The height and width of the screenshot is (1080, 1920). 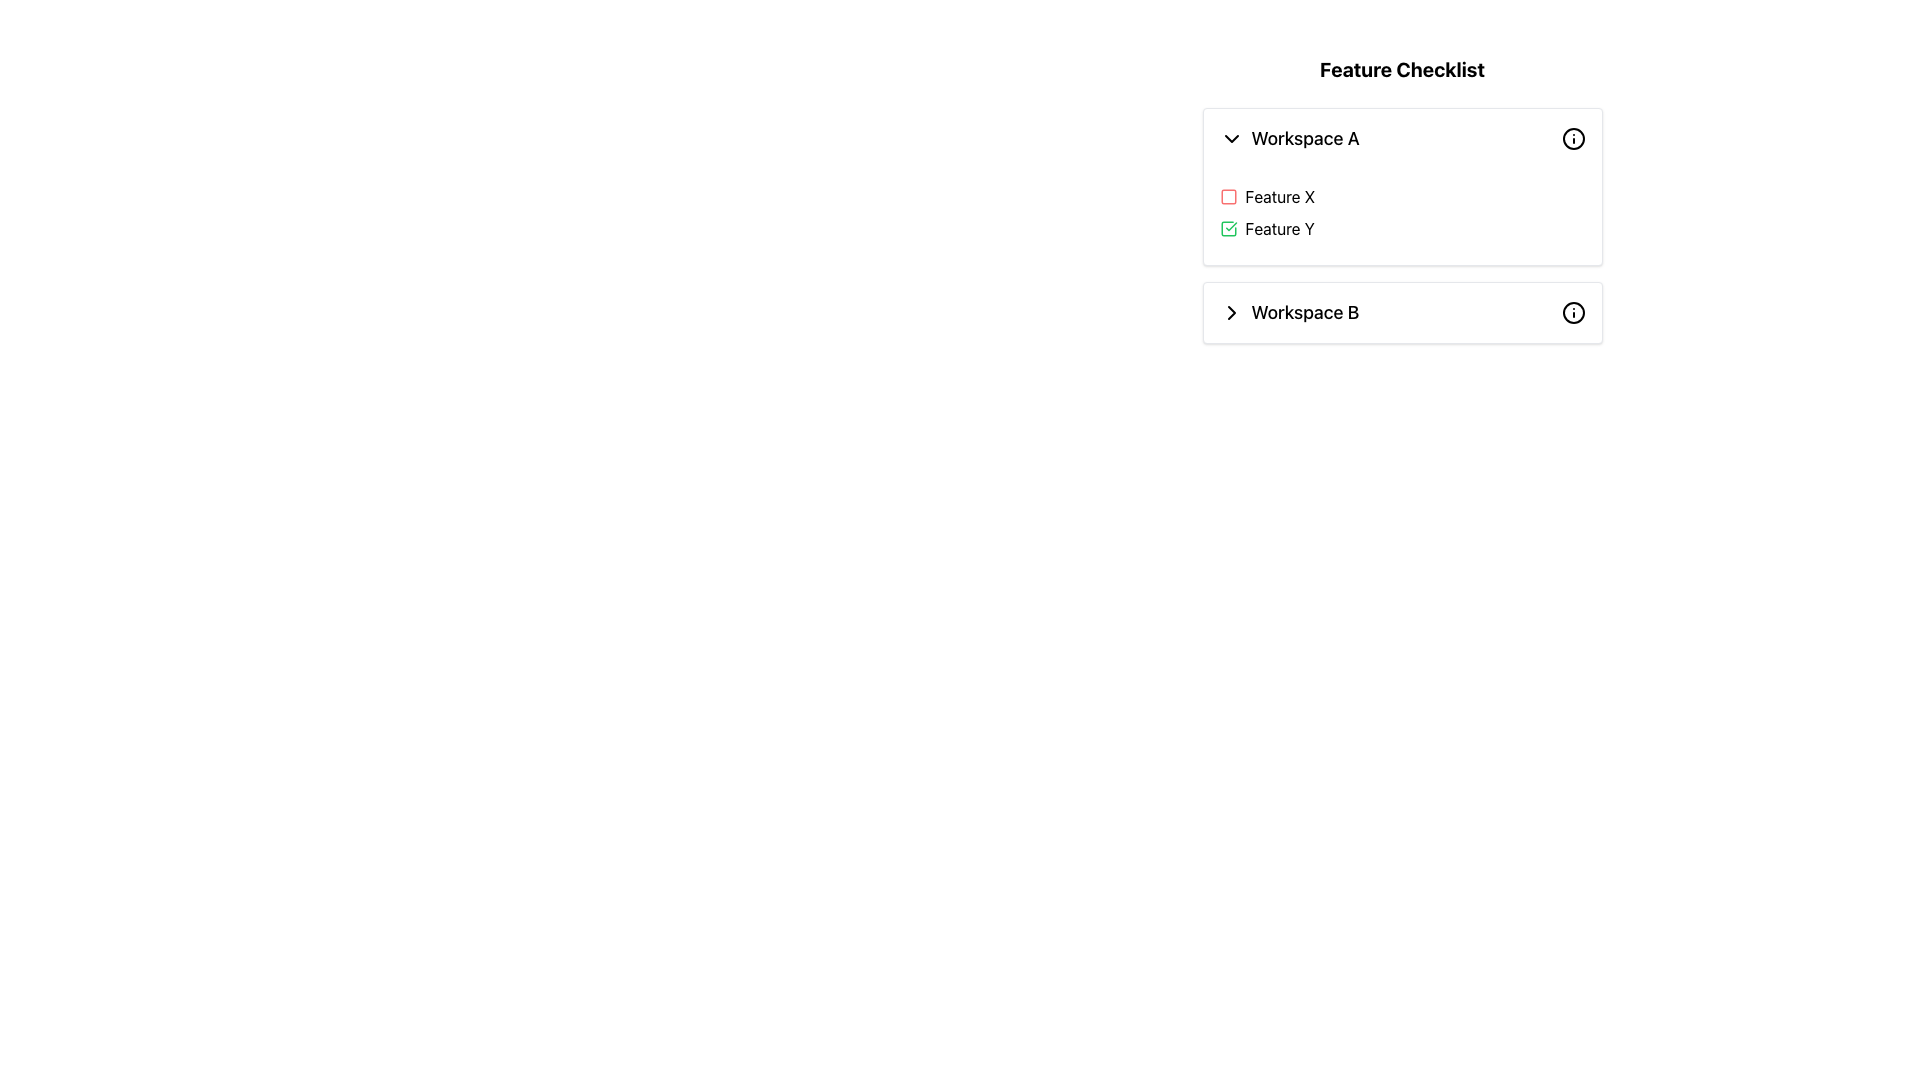 What do you see at coordinates (1572, 312) in the screenshot?
I see `the circular icon with a hollow center and a small centered dot, located at the far right of the 'Workspace B' row` at bounding box center [1572, 312].